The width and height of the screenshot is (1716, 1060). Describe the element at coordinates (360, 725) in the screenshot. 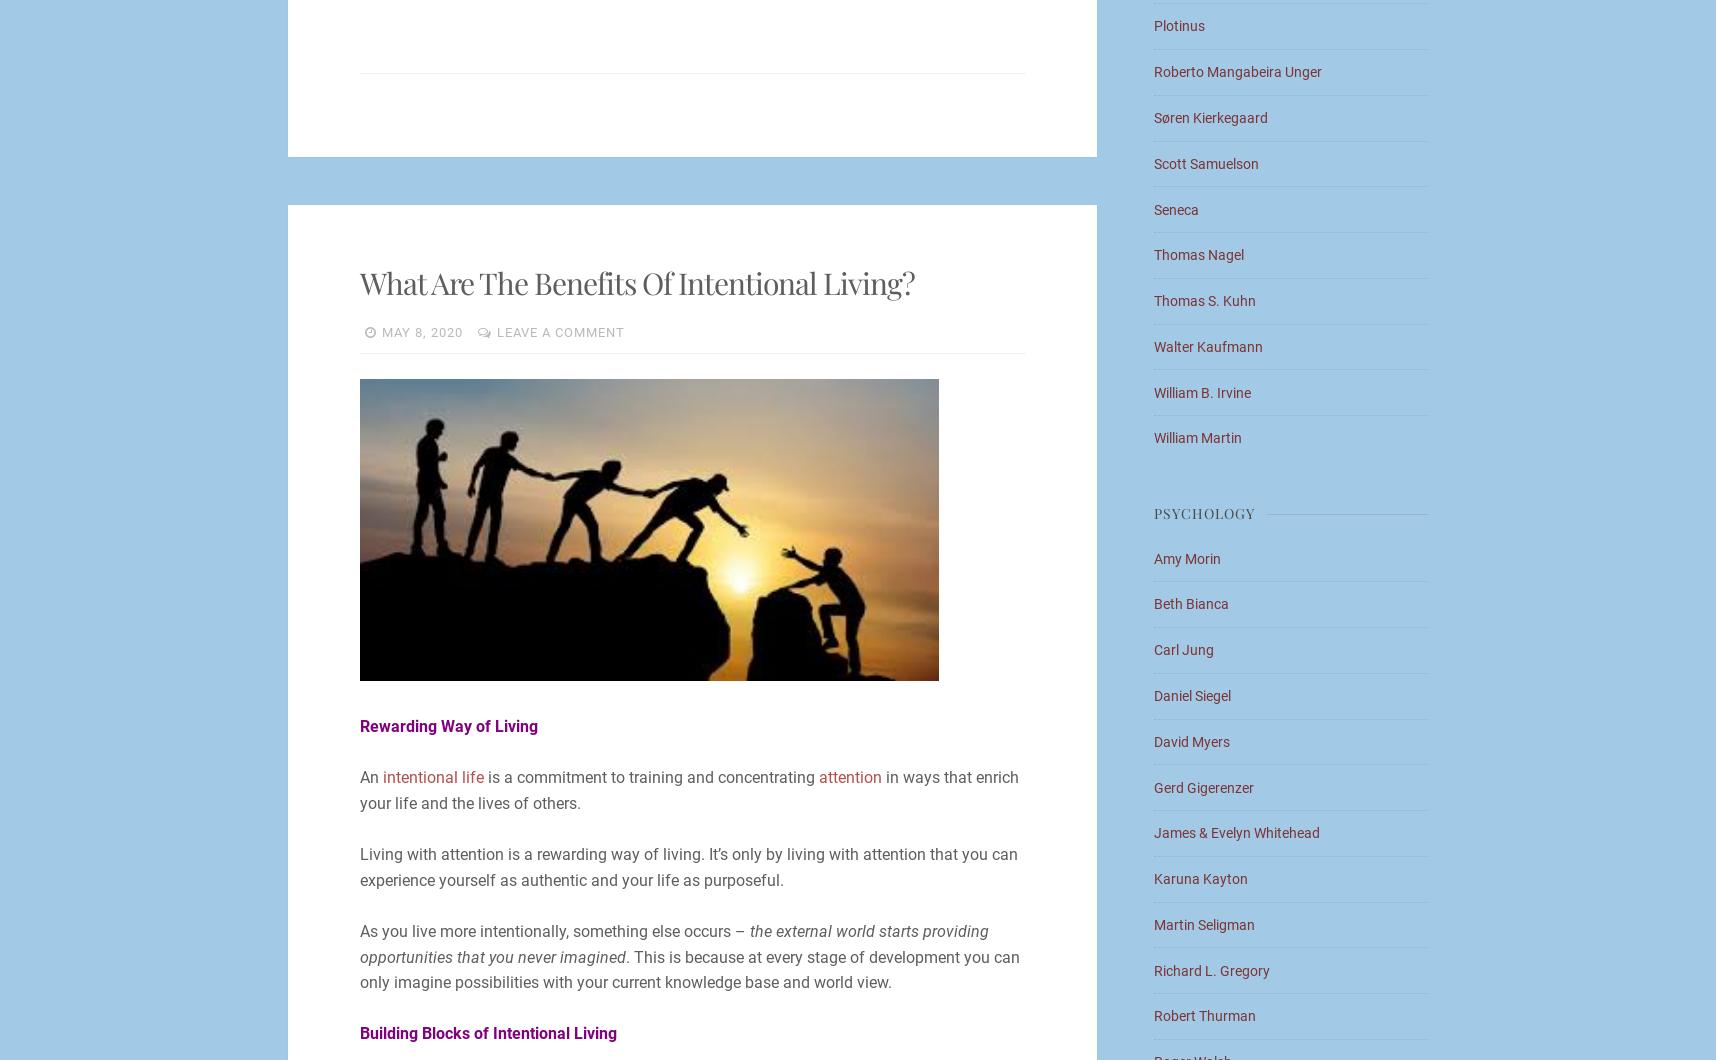

I see `'Rewarding Way of Living'` at that location.